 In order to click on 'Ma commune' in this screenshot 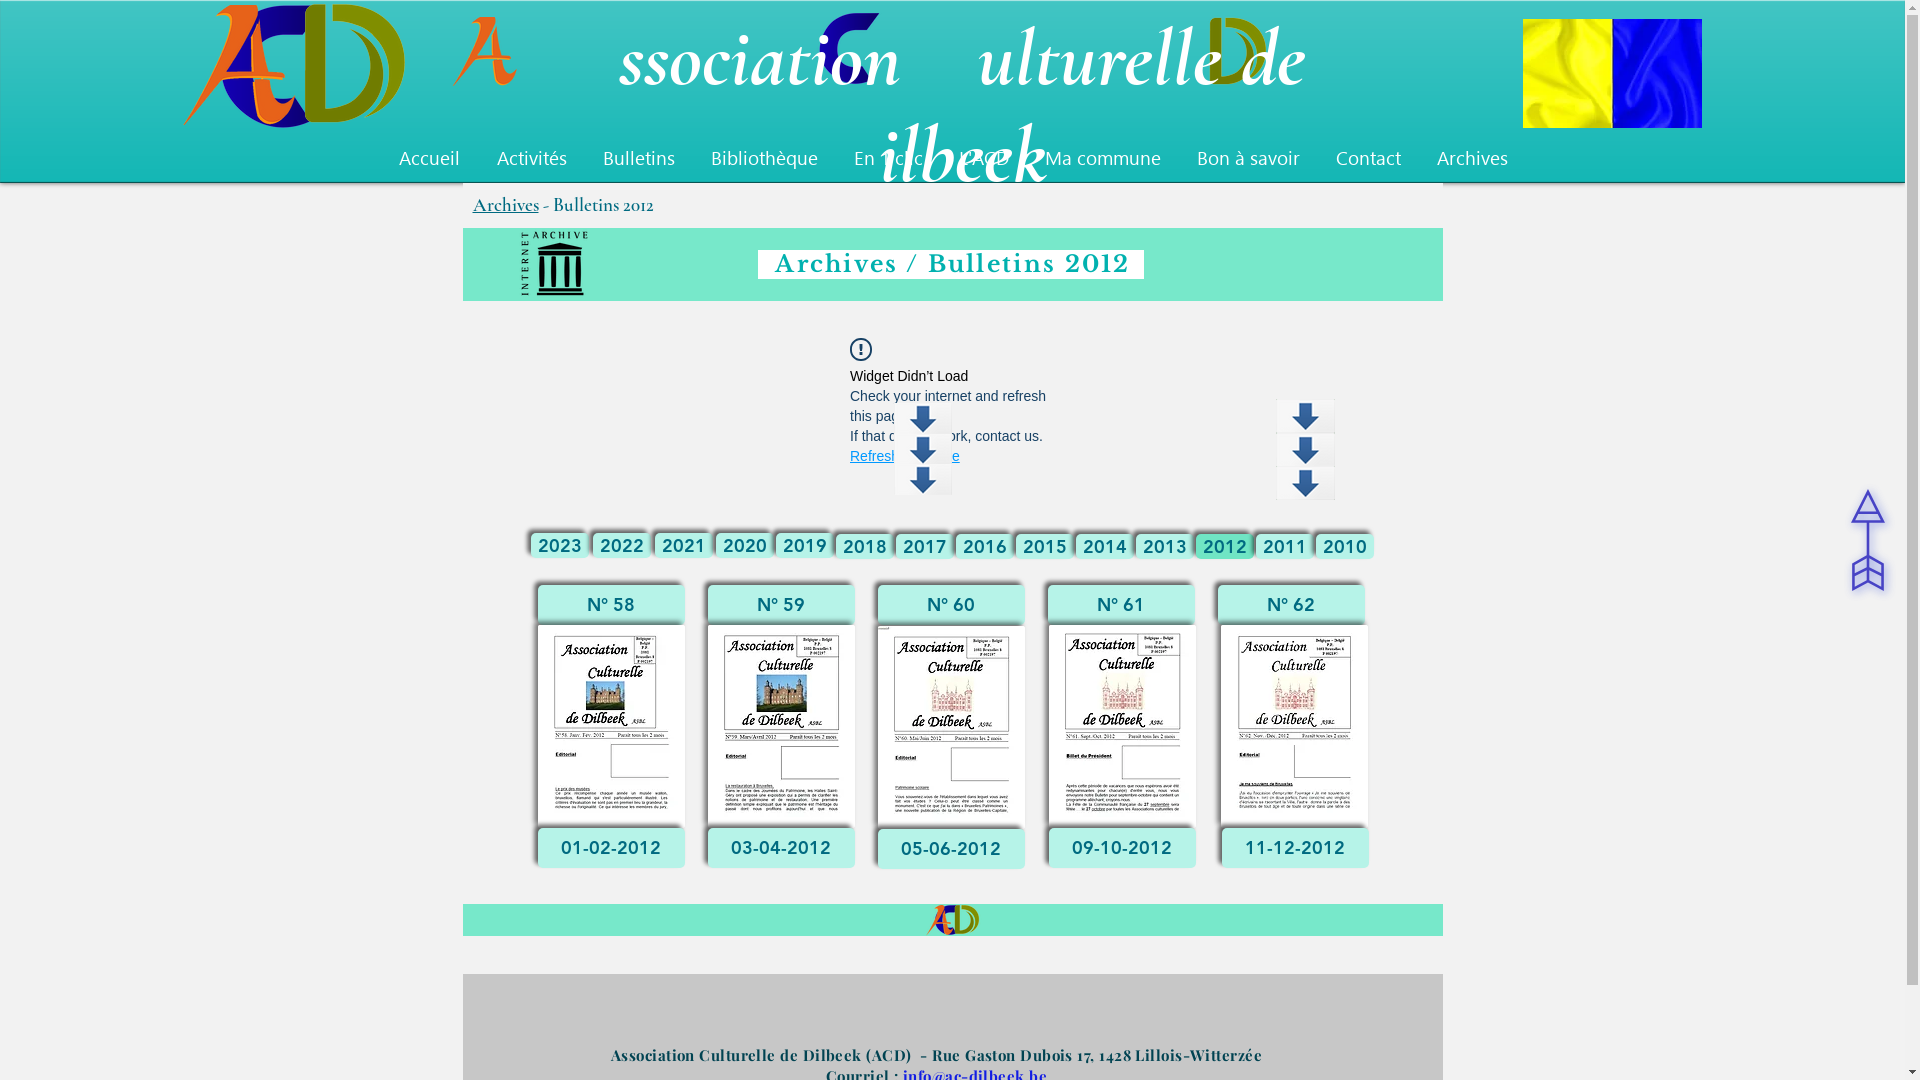, I will do `click(1101, 157)`.